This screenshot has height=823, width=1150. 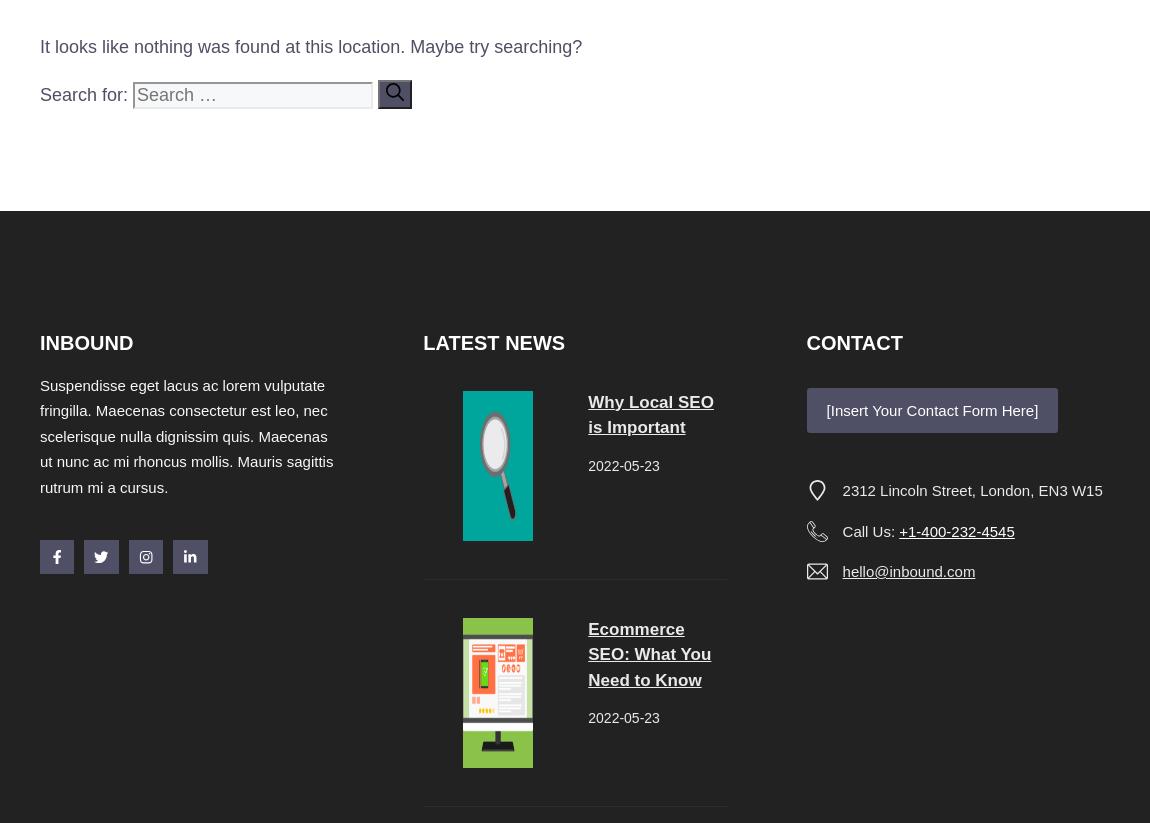 I want to click on 'Latest news', so click(x=494, y=342).